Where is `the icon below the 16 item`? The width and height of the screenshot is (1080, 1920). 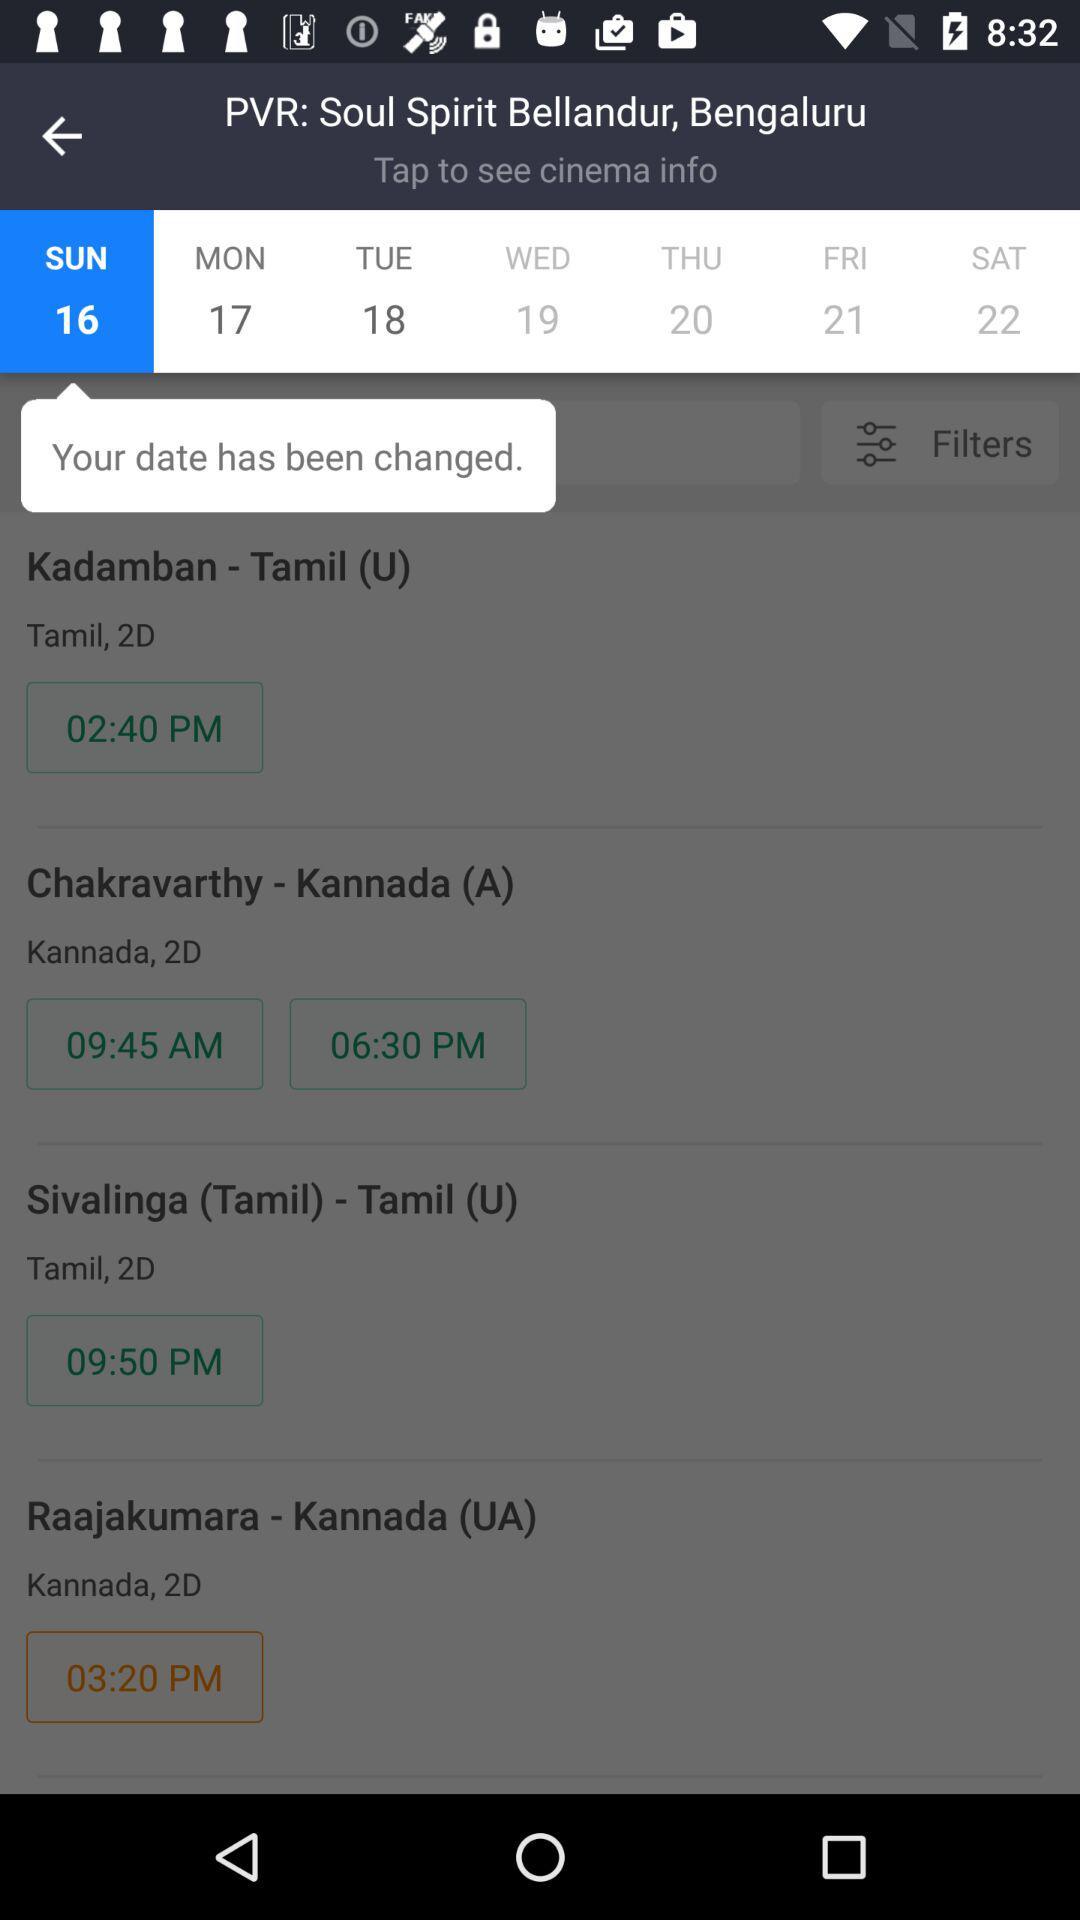
the icon below the 16 item is located at coordinates (459, 441).